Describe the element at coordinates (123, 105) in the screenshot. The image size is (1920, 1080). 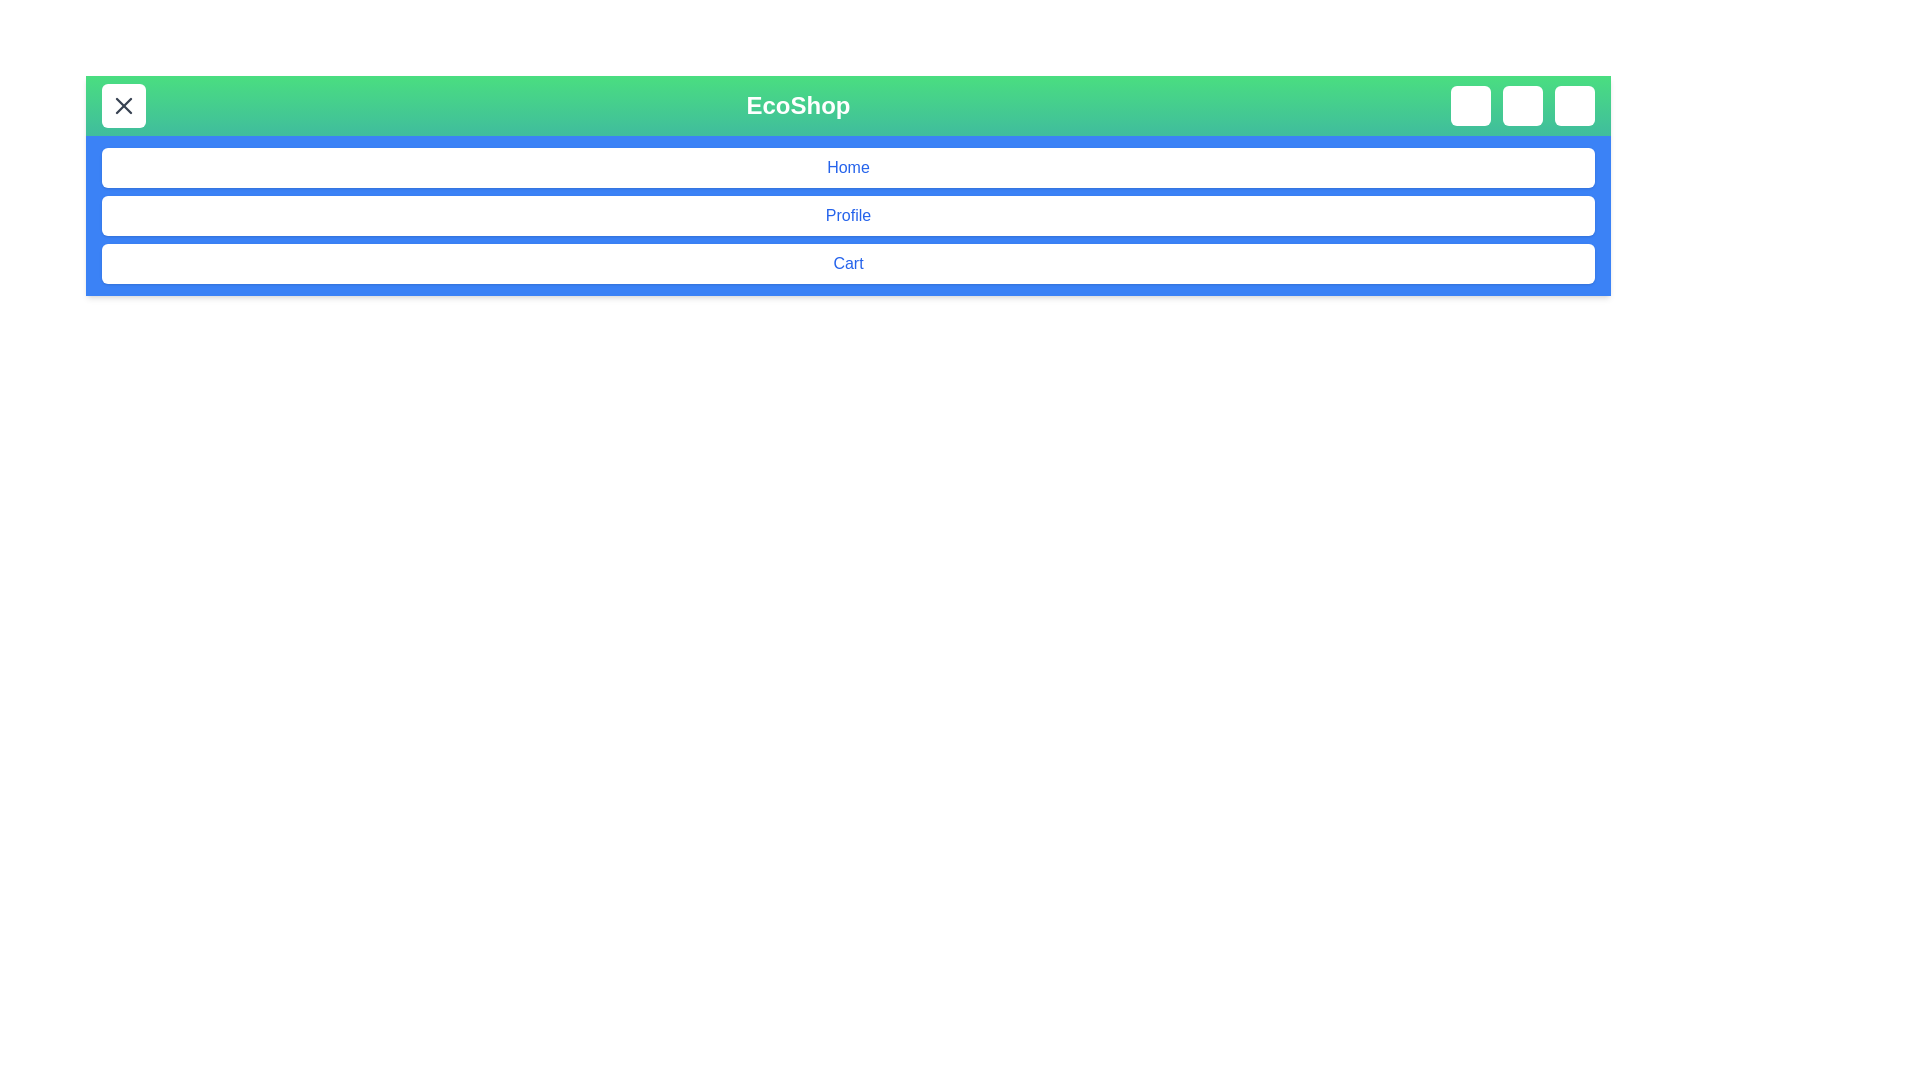
I see `the button displaying the close icon to toggle the menu visibility` at that location.